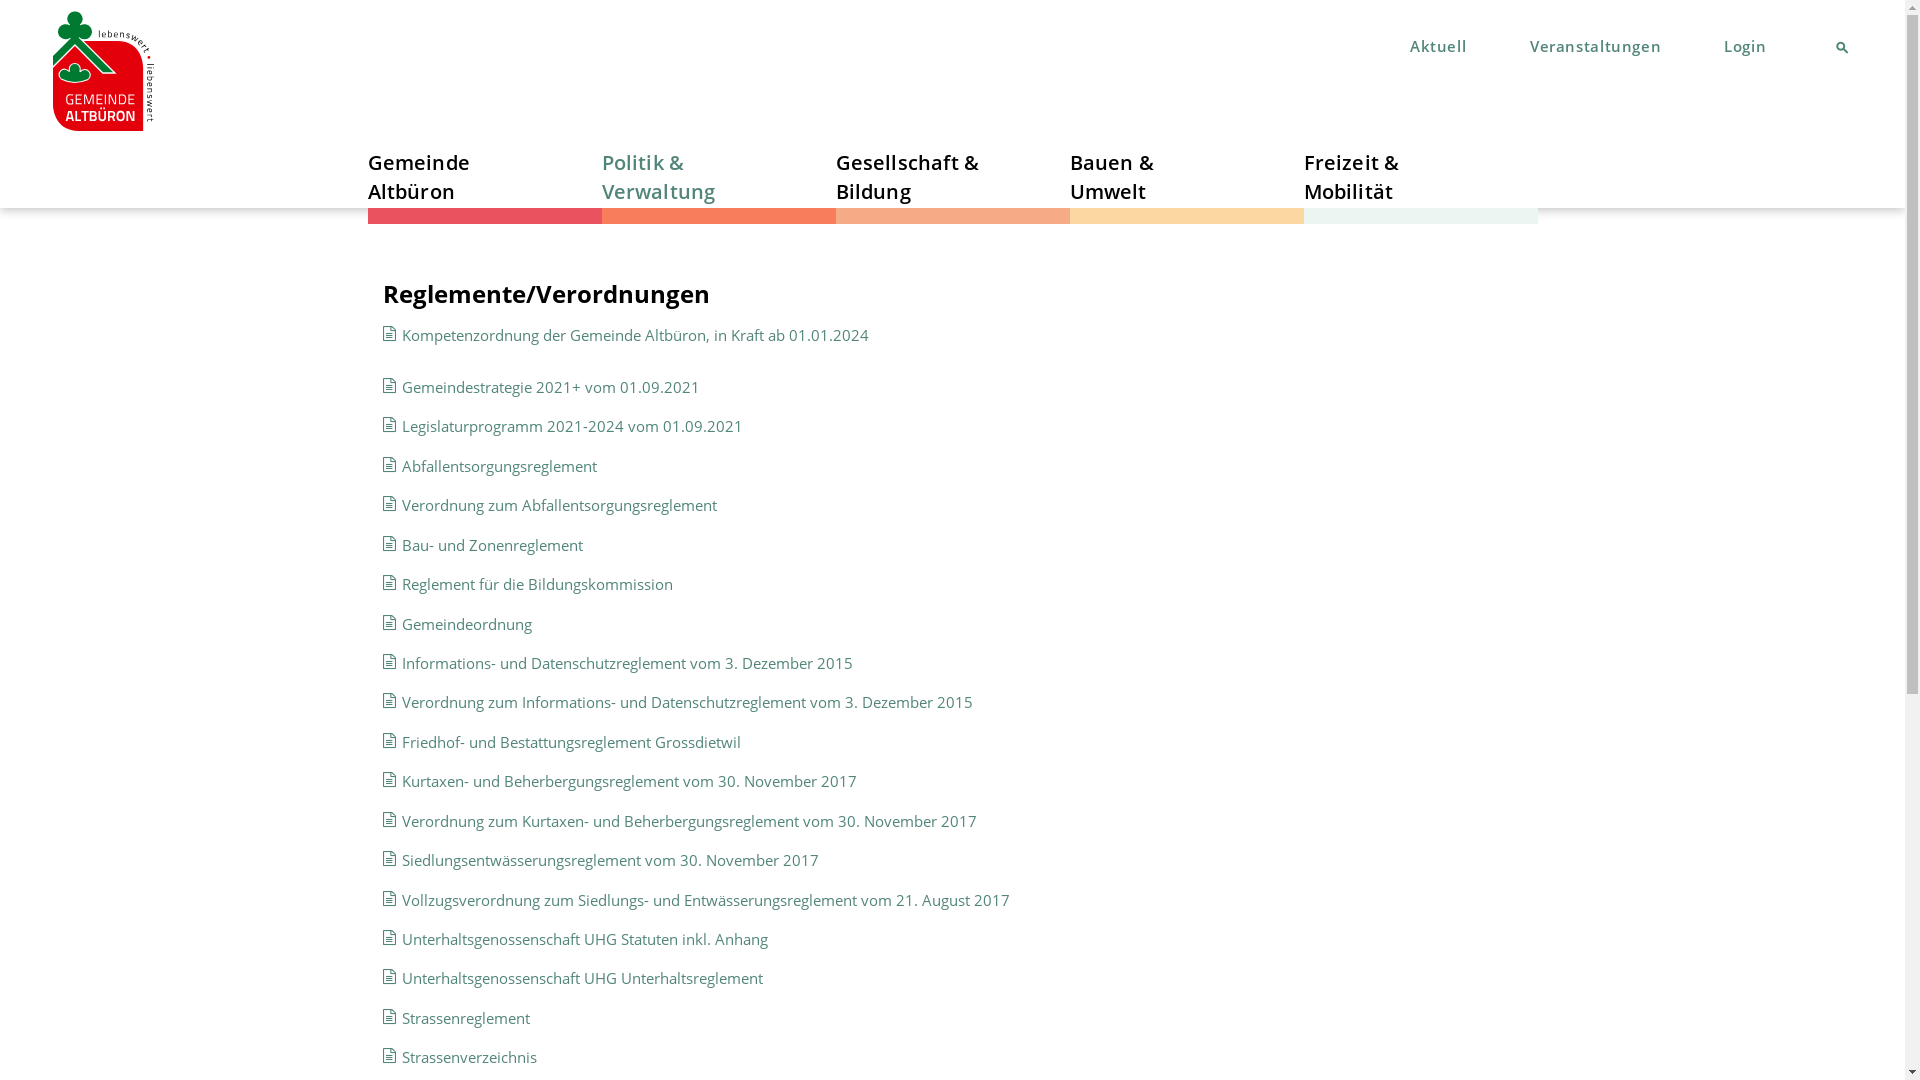 This screenshot has width=1920, height=1080. What do you see at coordinates (401, 544) in the screenshot?
I see `'Bau- und Zonenreglement'` at bounding box center [401, 544].